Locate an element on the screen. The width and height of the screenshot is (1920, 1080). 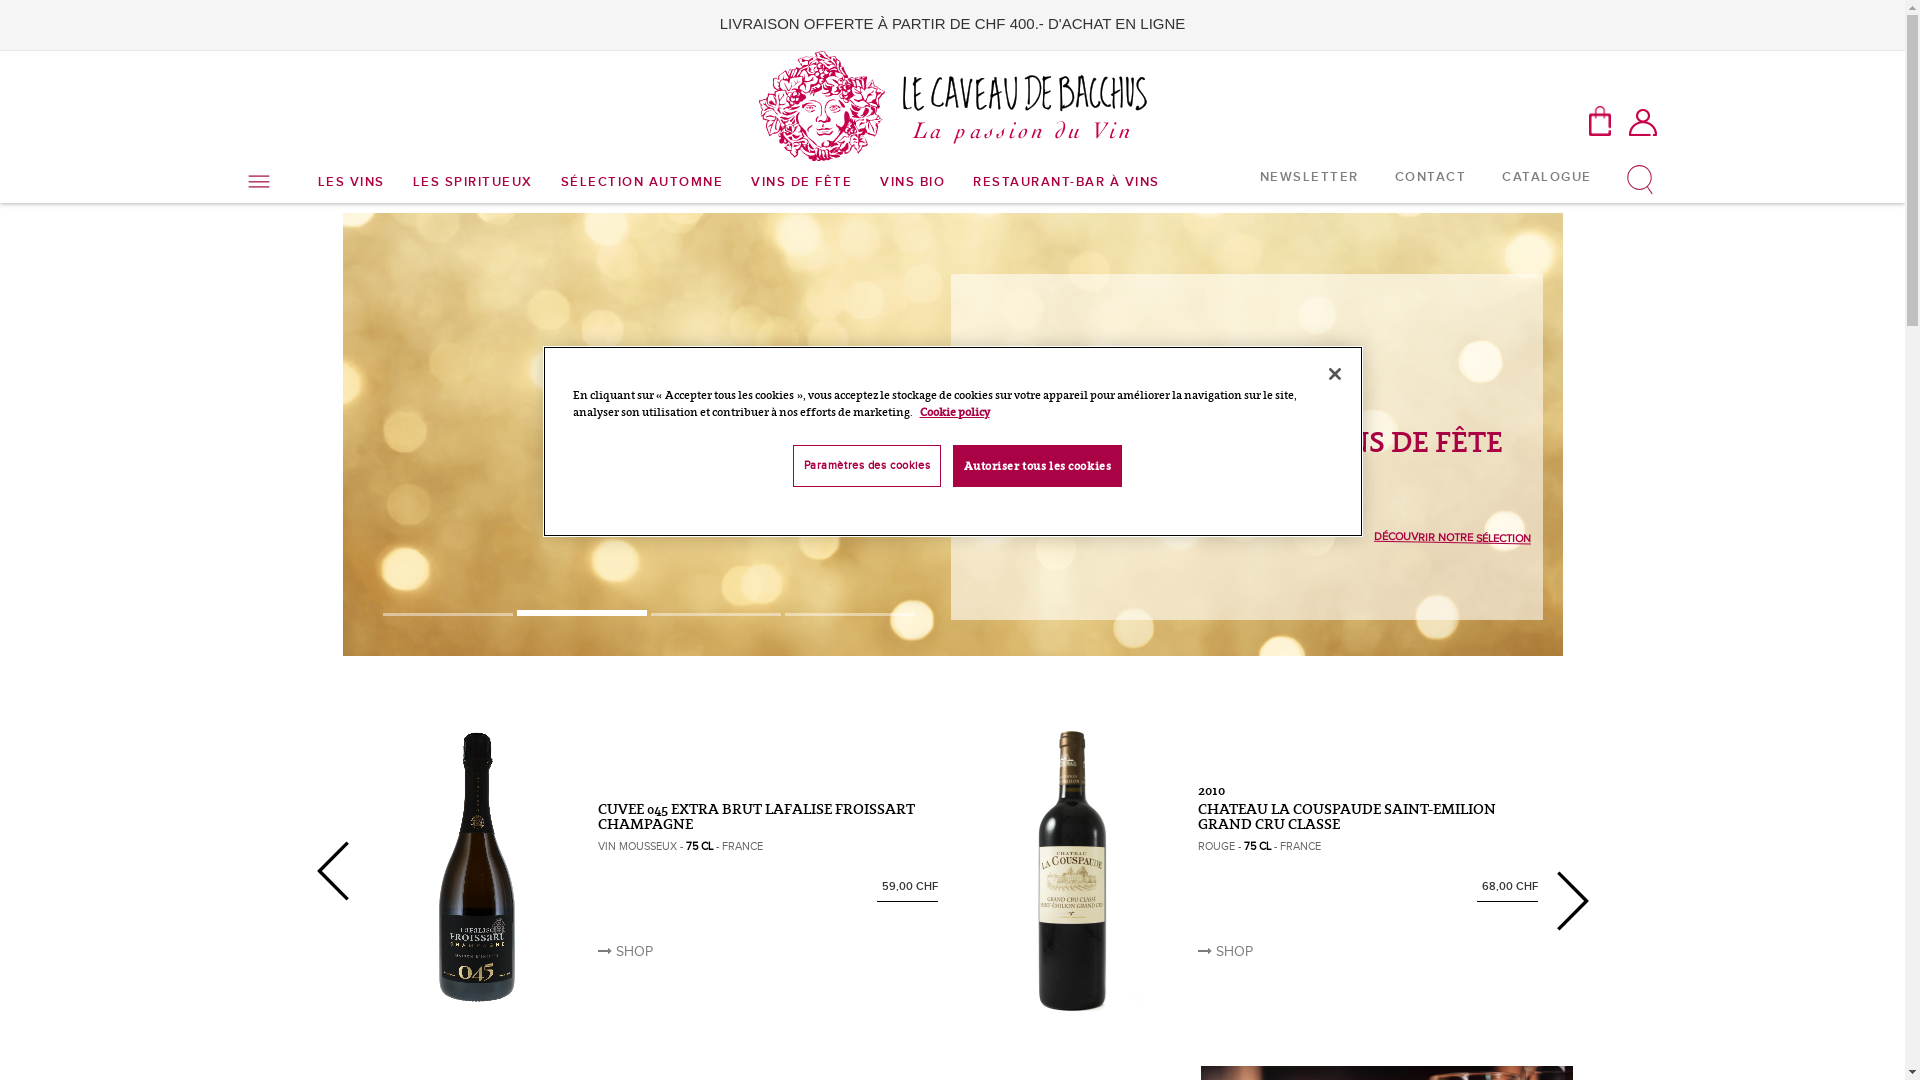
'Next' is located at coordinates (1570, 901).